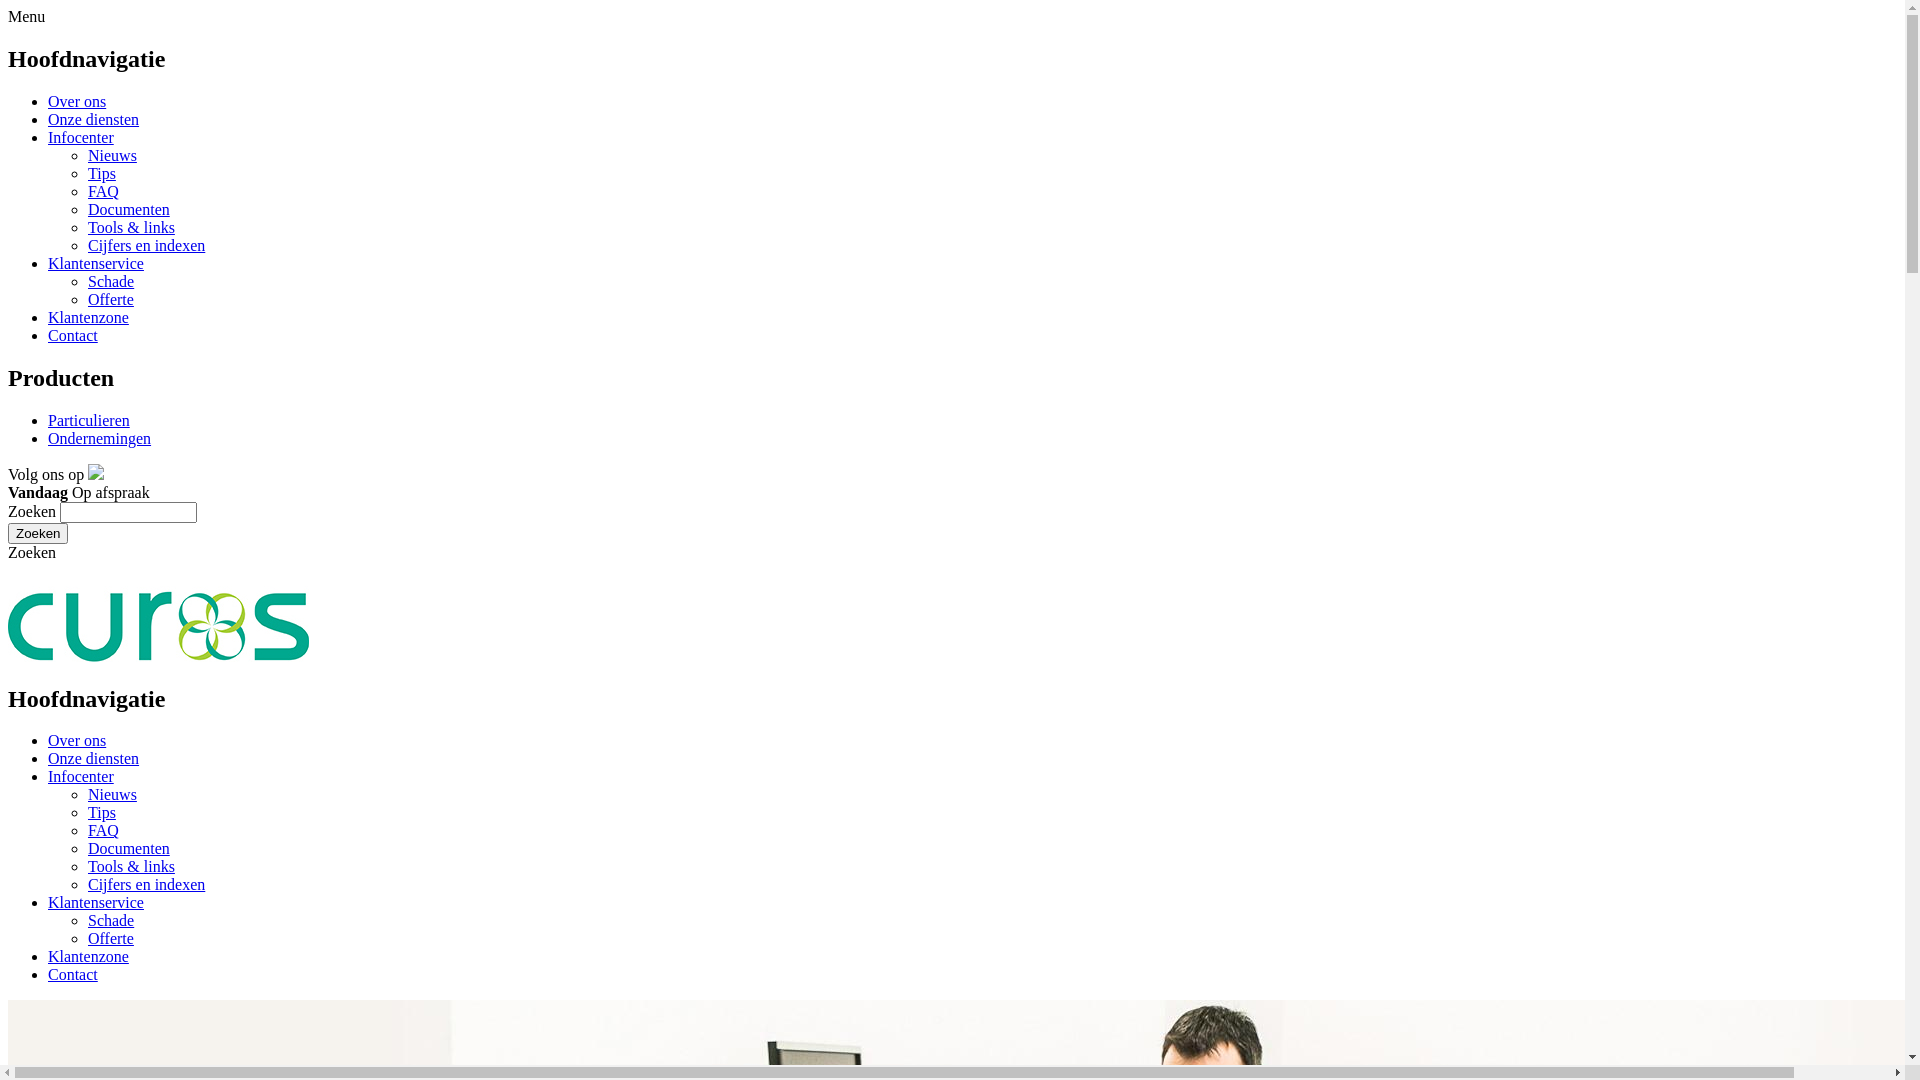  What do you see at coordinates (100, 812) in the screenshot?
I see `'Tips'` at bounding box center [100, 812].